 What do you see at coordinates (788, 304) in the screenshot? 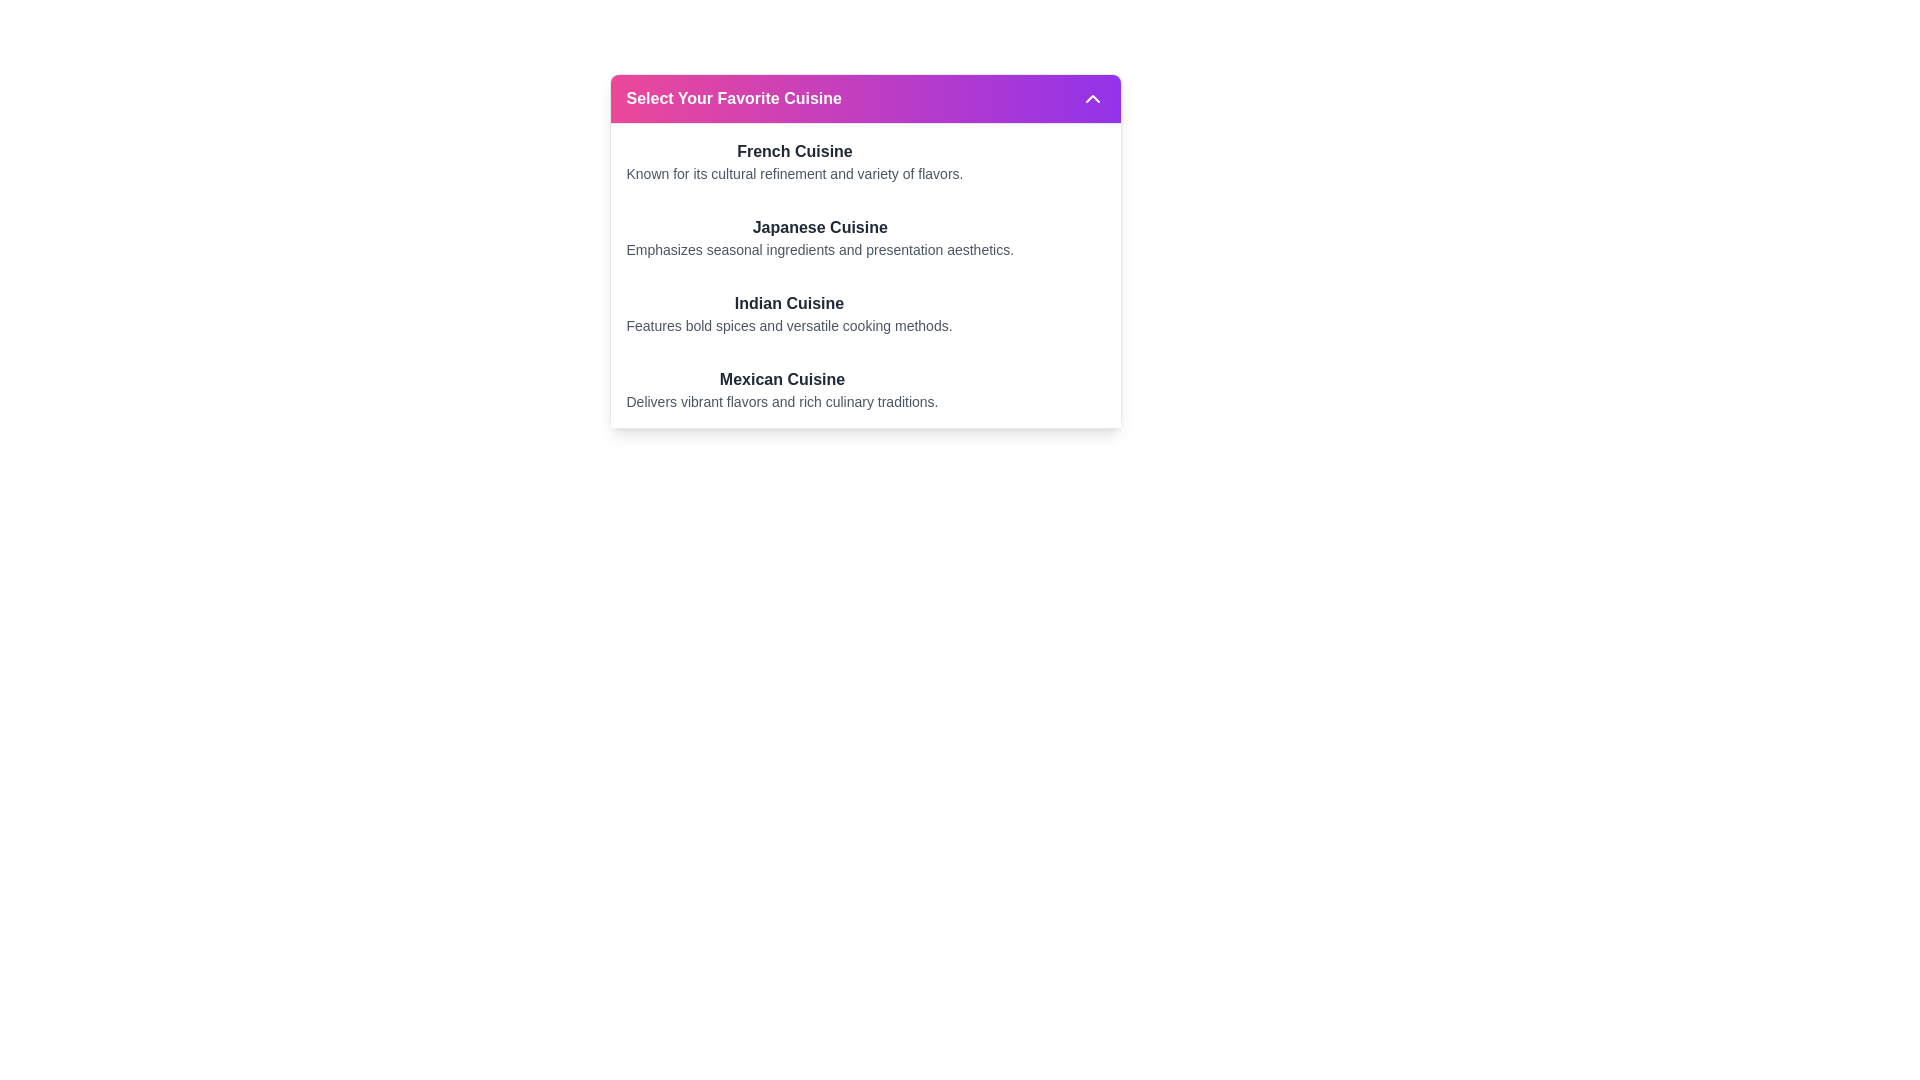
I see `the header text label for 'Indian Cuisine', which is the title for the third cuisine item in a list, centrally positioned within a card-like component` at bounding box center [788, 304].